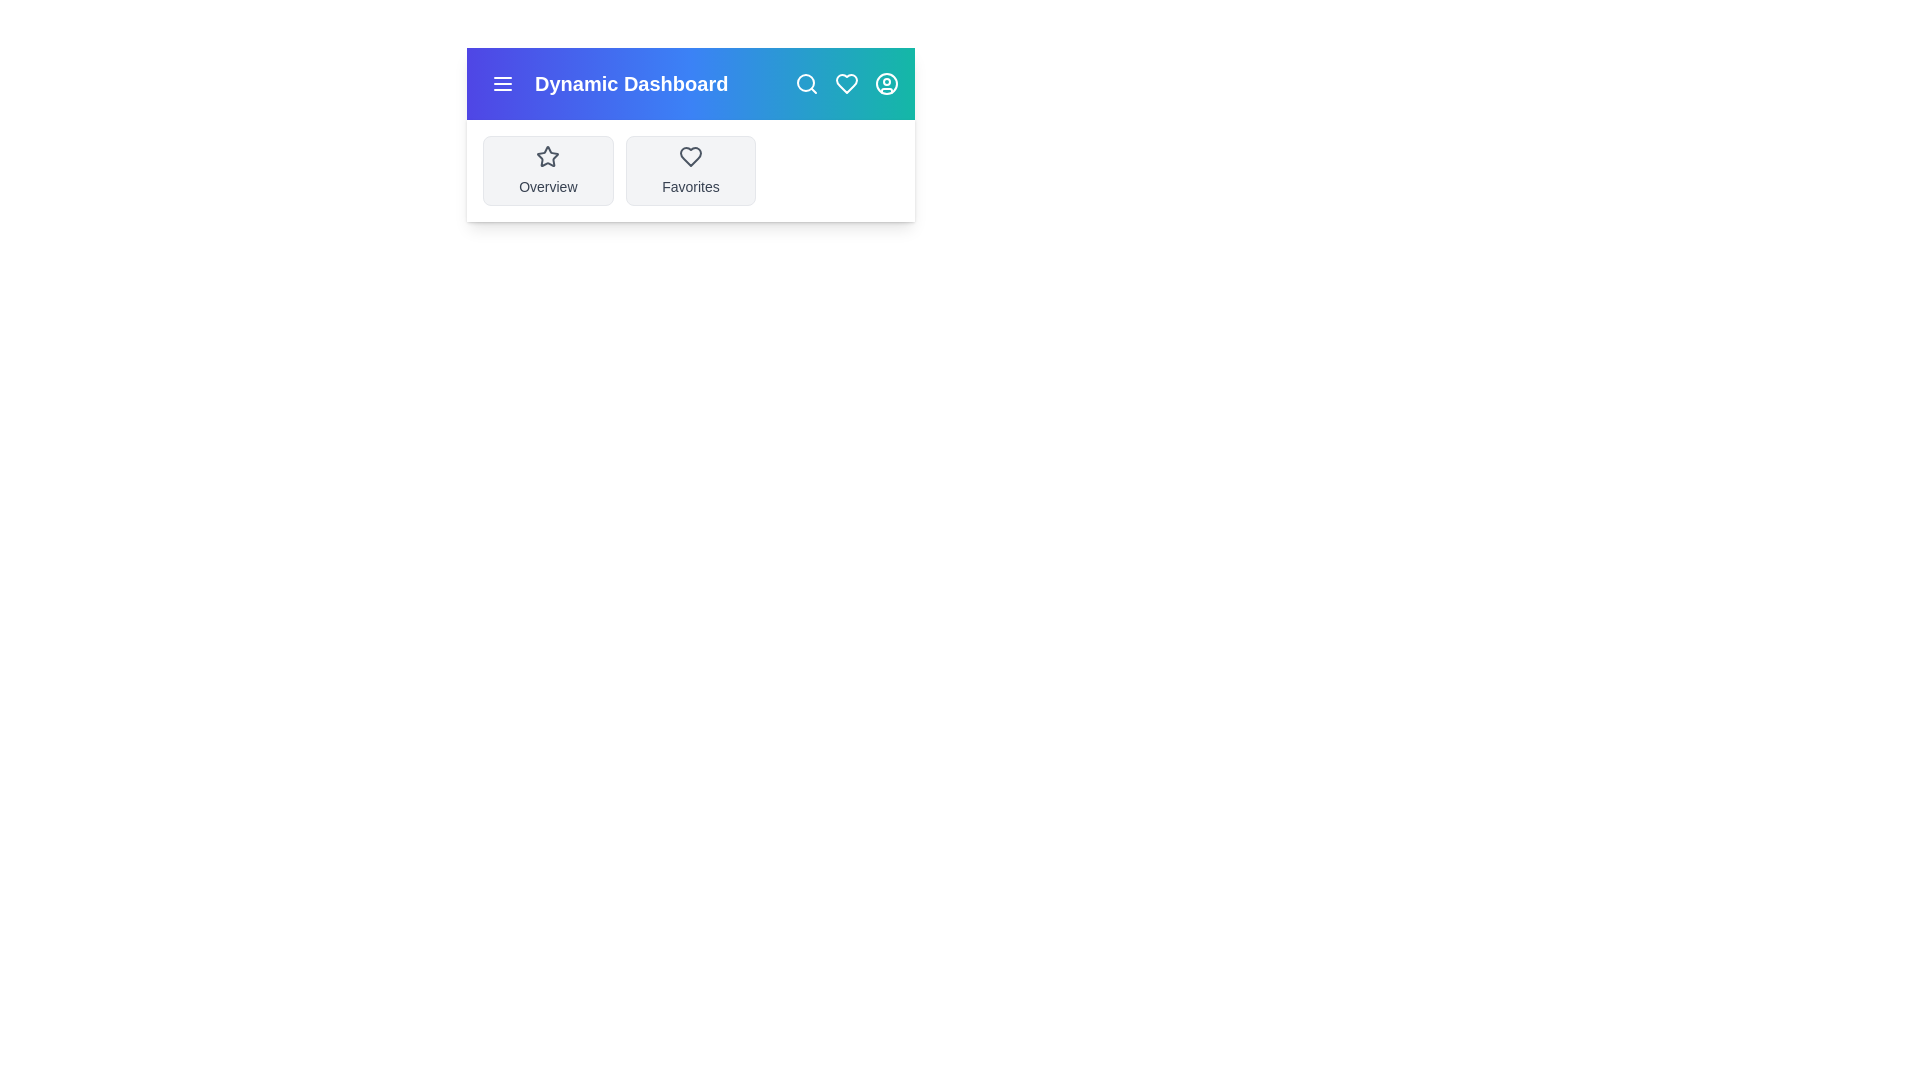 This screenshot has width=1920, height=1080. What do you see at coordinates (503, 83) in the screenshot?
I see `the menu button to toggle the sidebar visibility` at bounding box center [503, 83].